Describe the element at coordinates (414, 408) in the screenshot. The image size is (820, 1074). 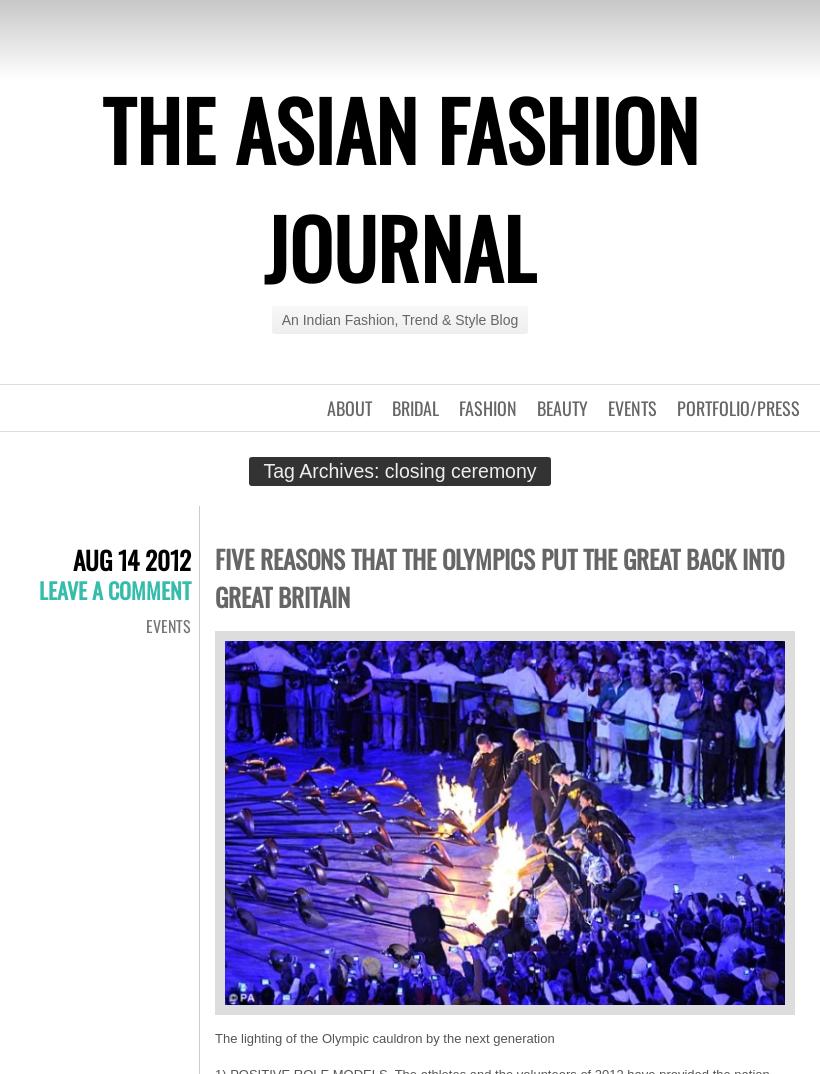
I see `'Bridal'` at that location.